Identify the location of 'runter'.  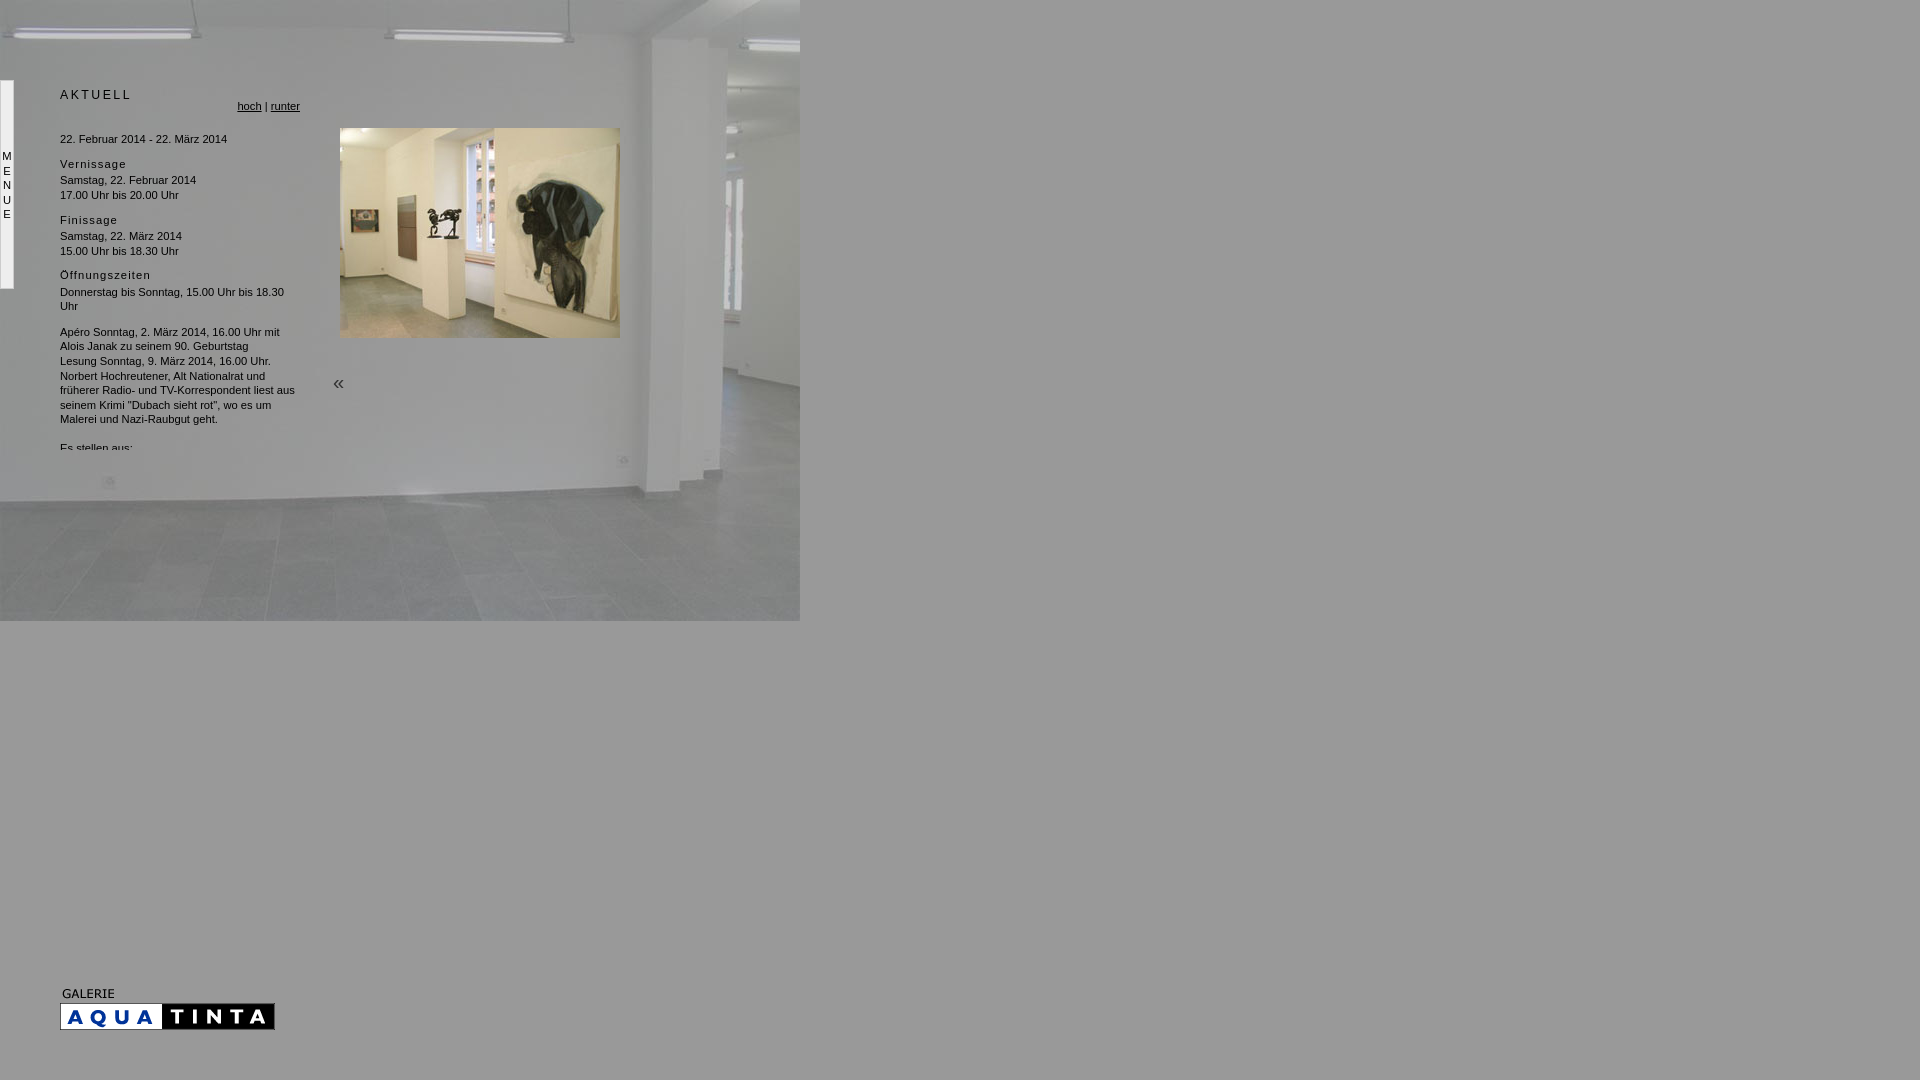
(269, 105).